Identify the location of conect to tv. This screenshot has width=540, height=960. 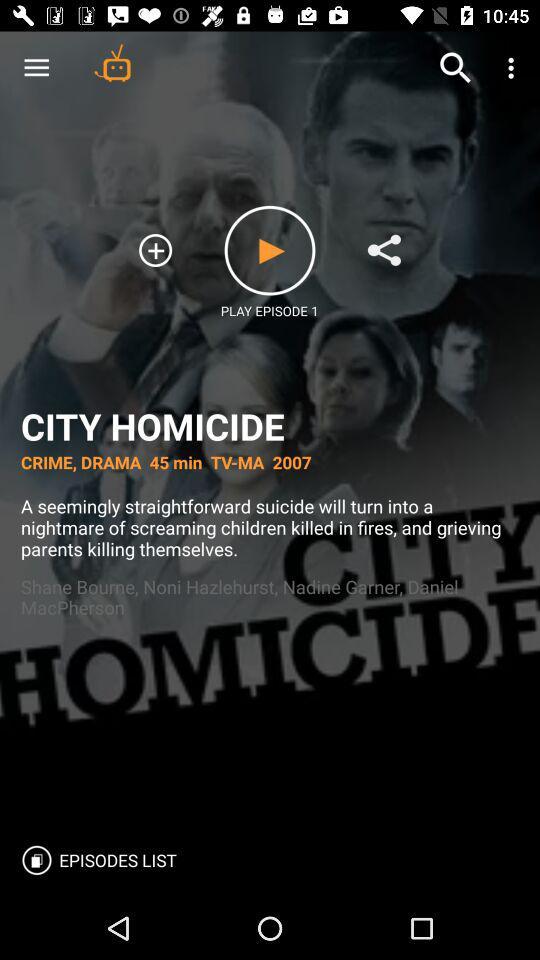
(112, 62).